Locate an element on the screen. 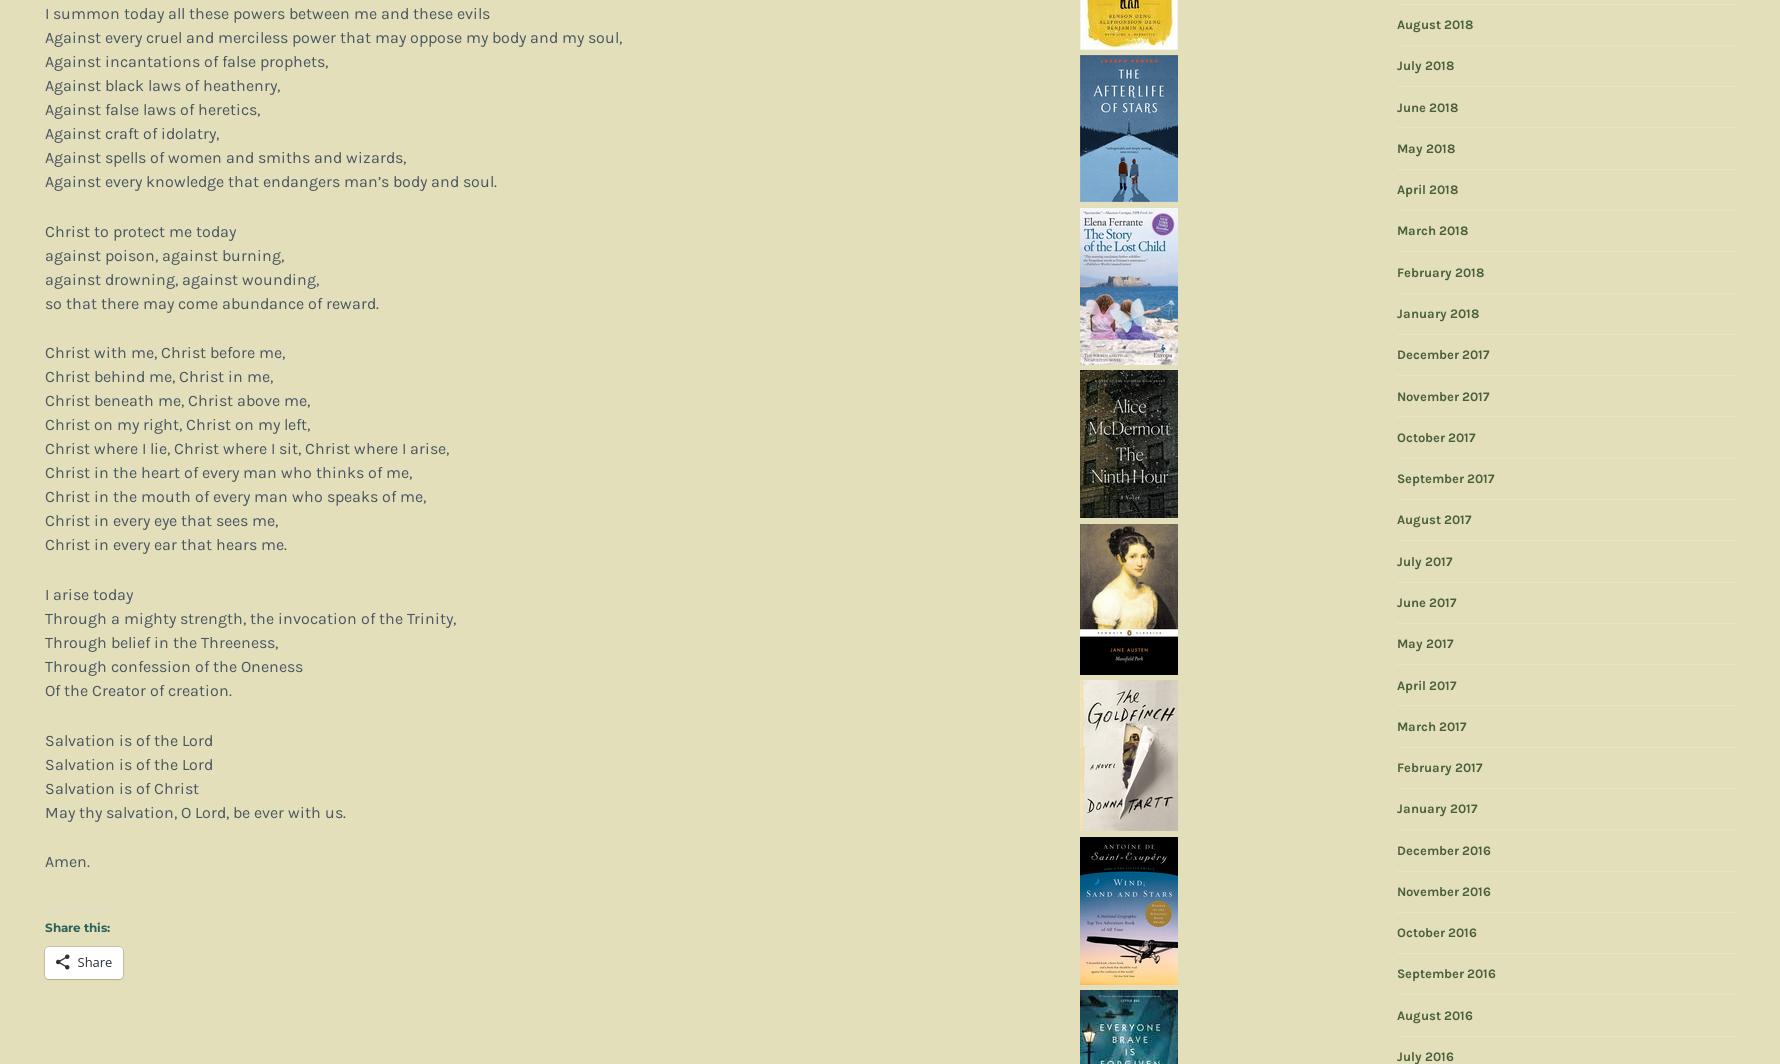  'June 2017' is located at coordinates (1425, 601).